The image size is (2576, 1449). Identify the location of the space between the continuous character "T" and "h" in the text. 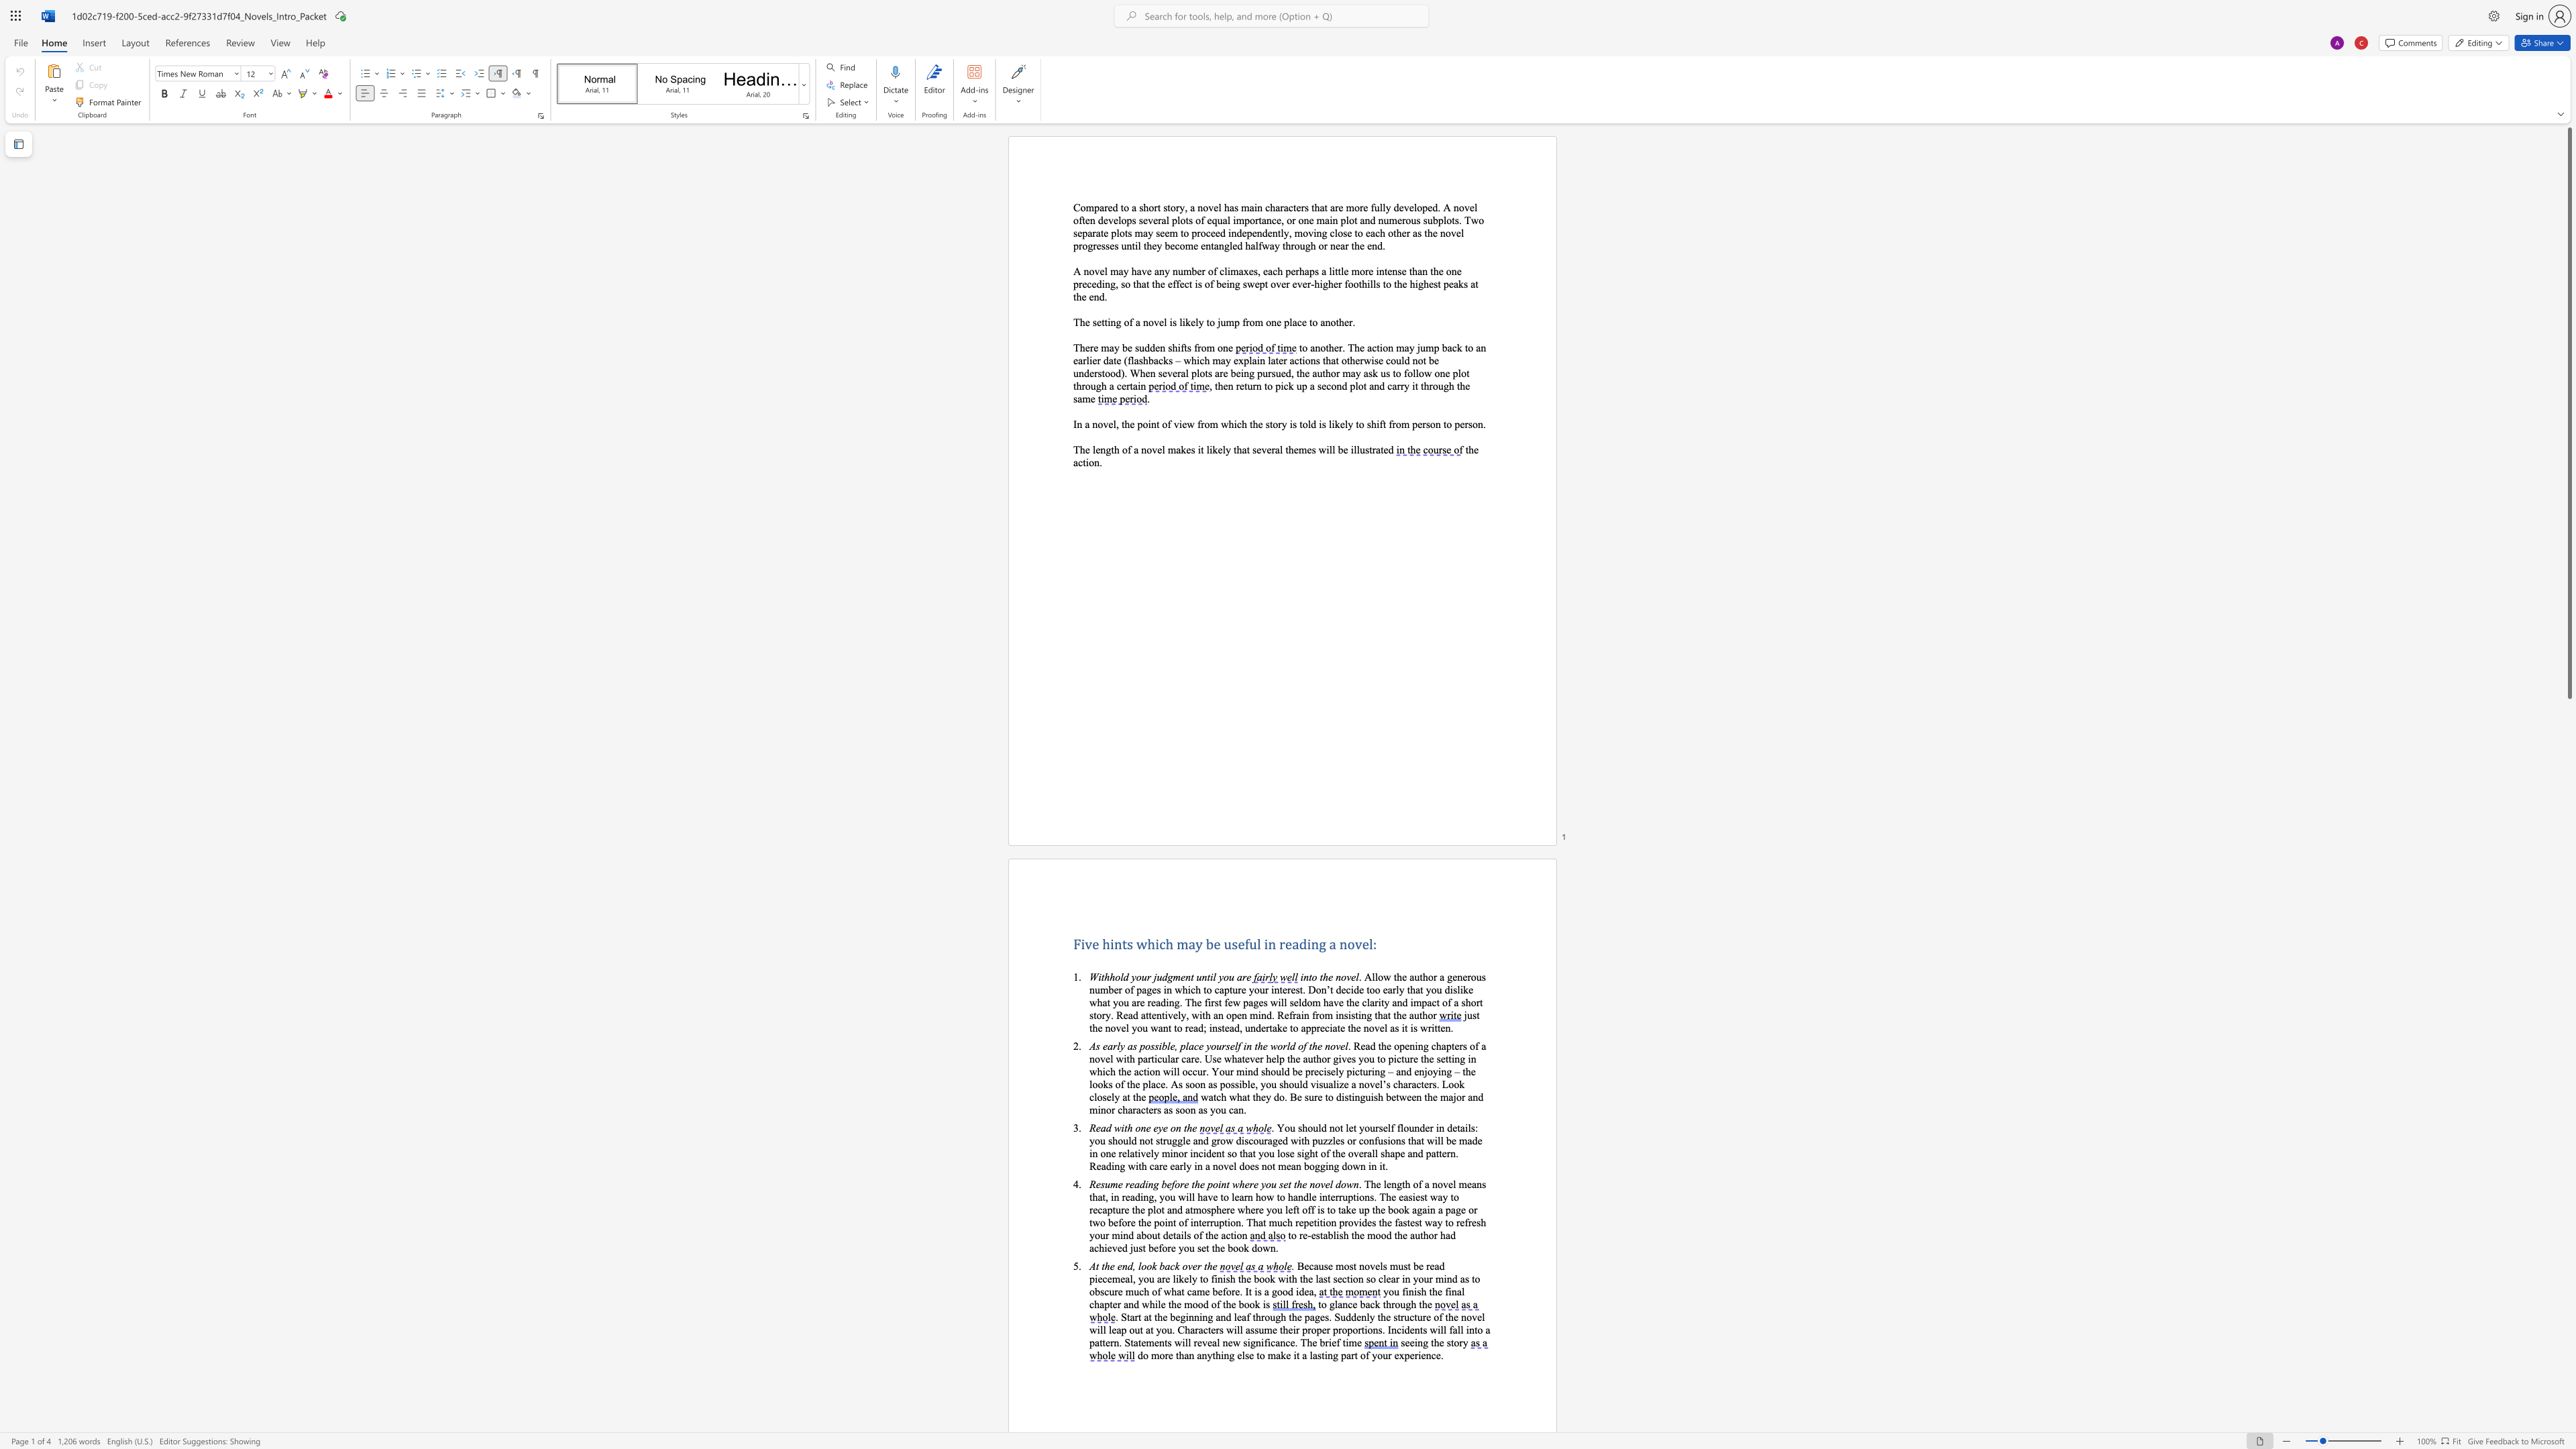
(1353, 347).